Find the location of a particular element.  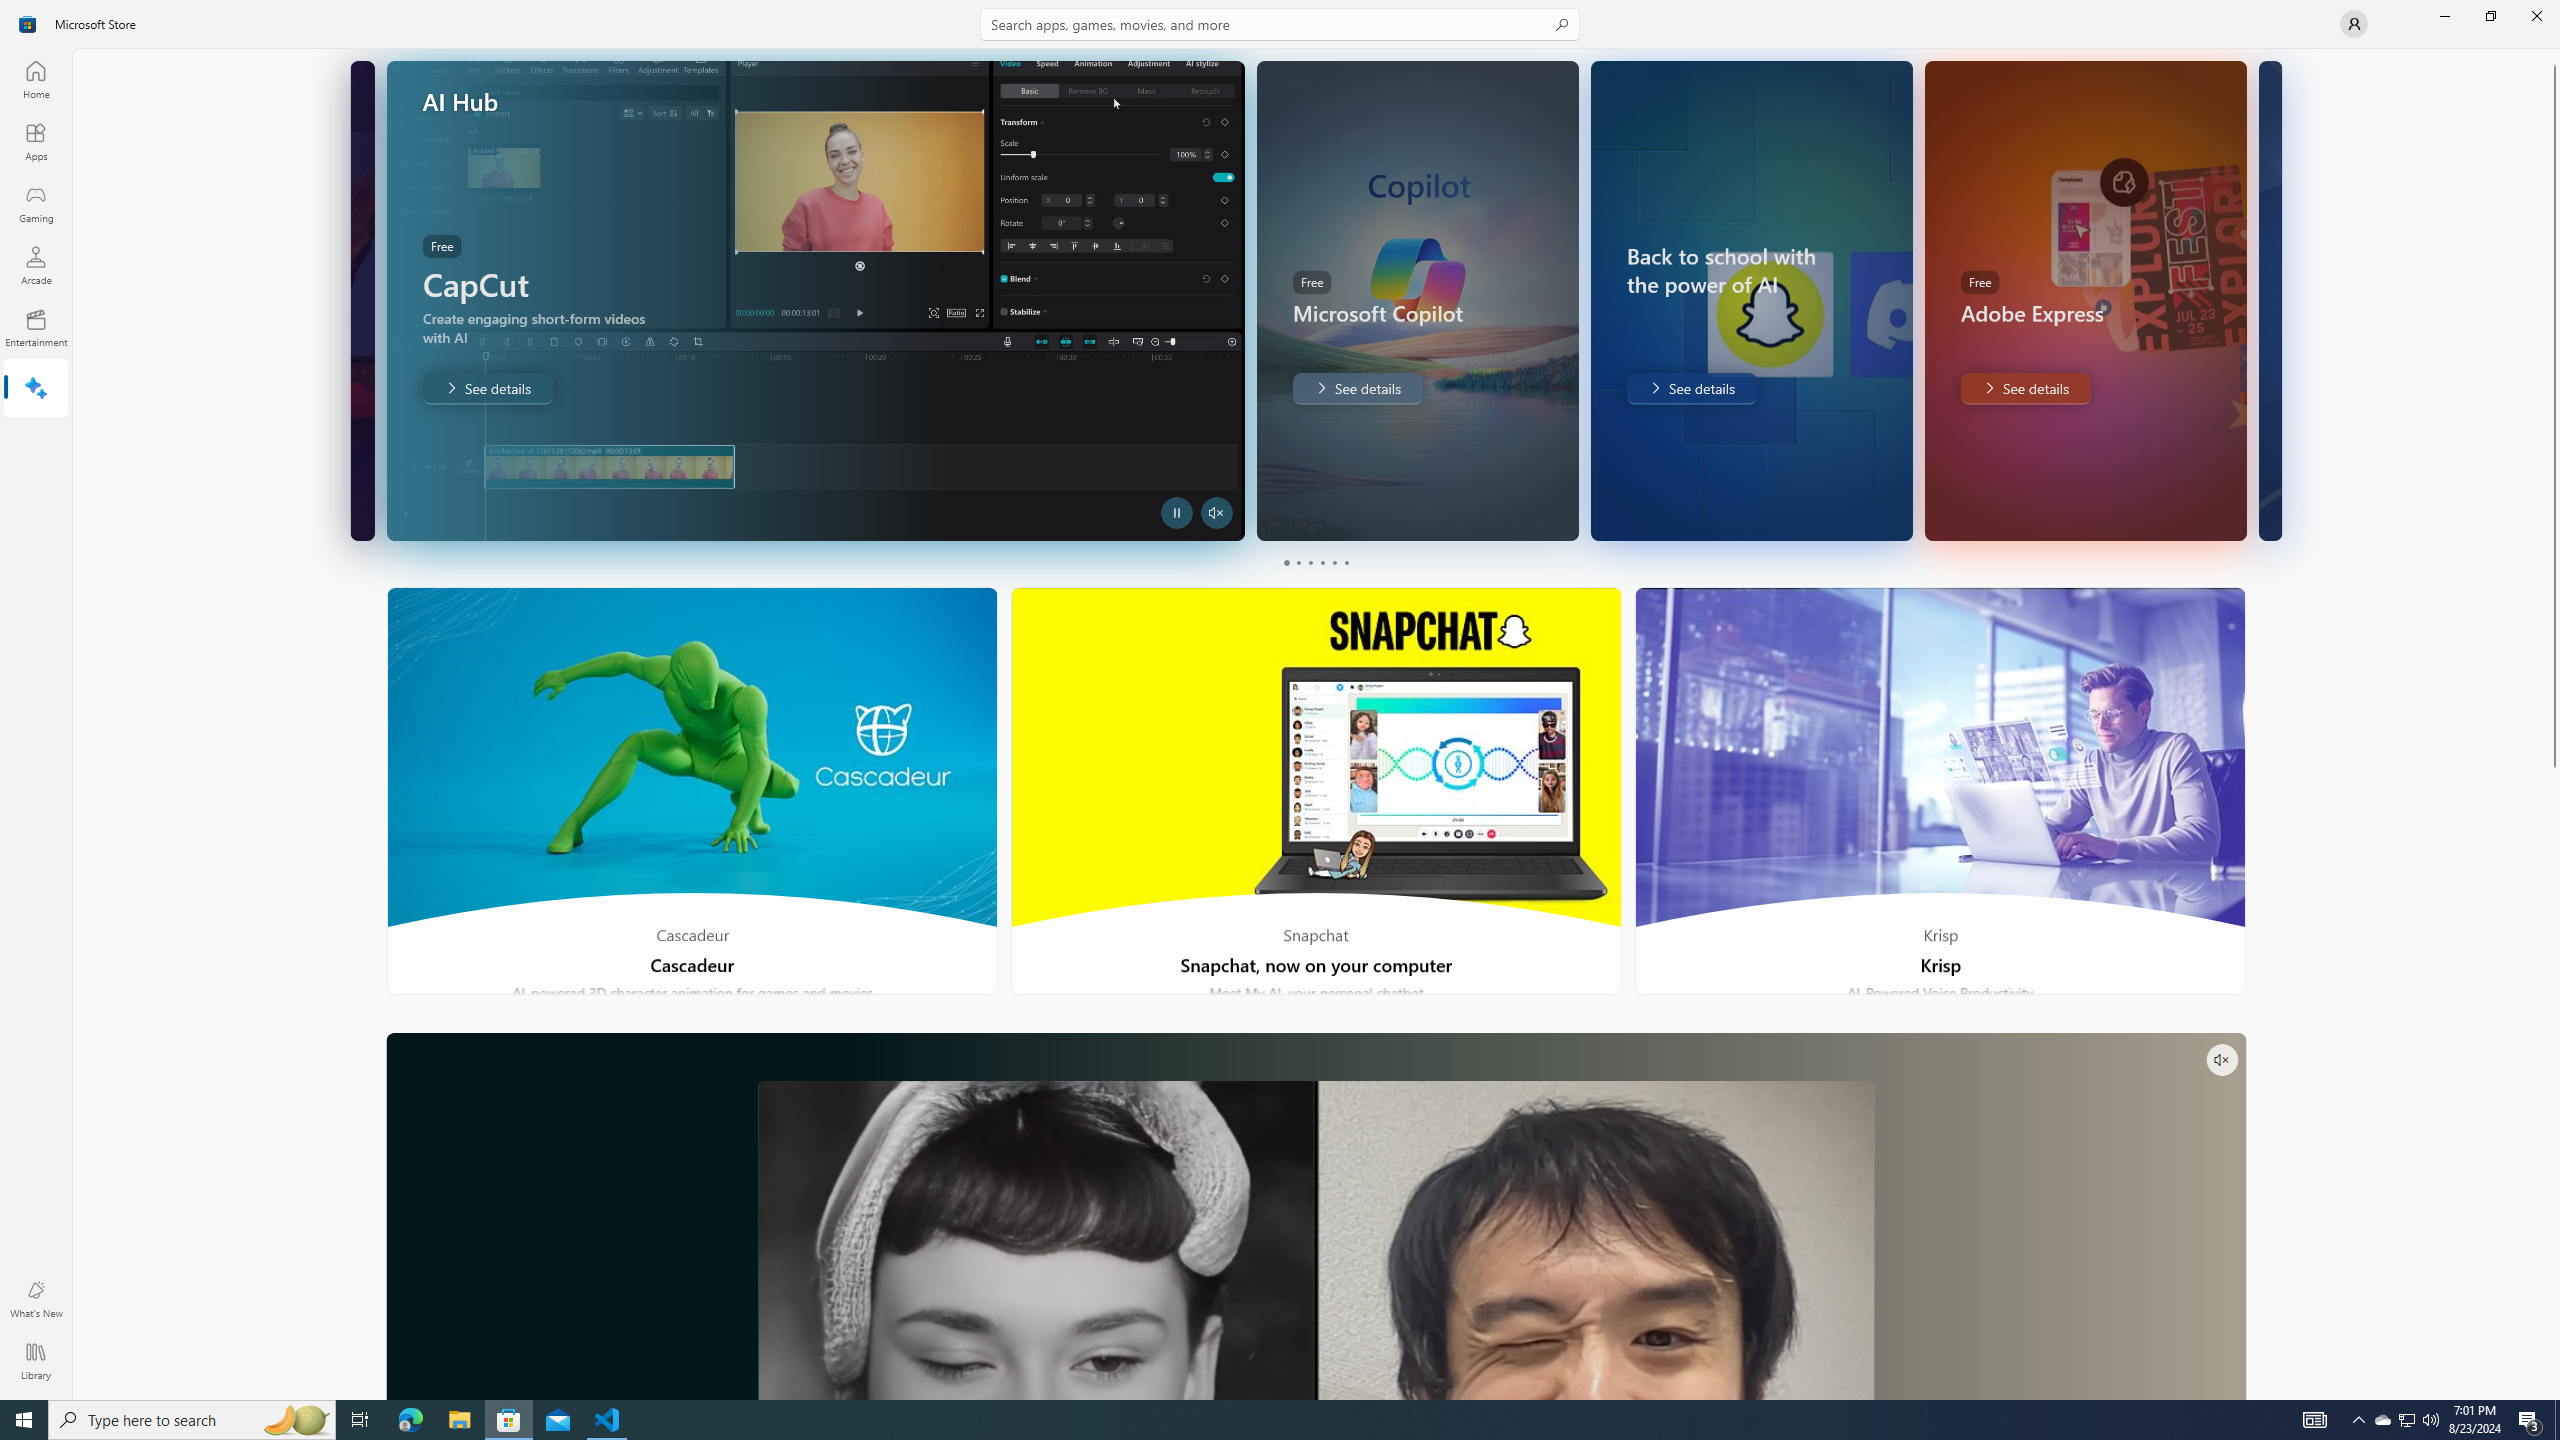

'Restore Microsoft Store' is located at coordinates (2490, 15).